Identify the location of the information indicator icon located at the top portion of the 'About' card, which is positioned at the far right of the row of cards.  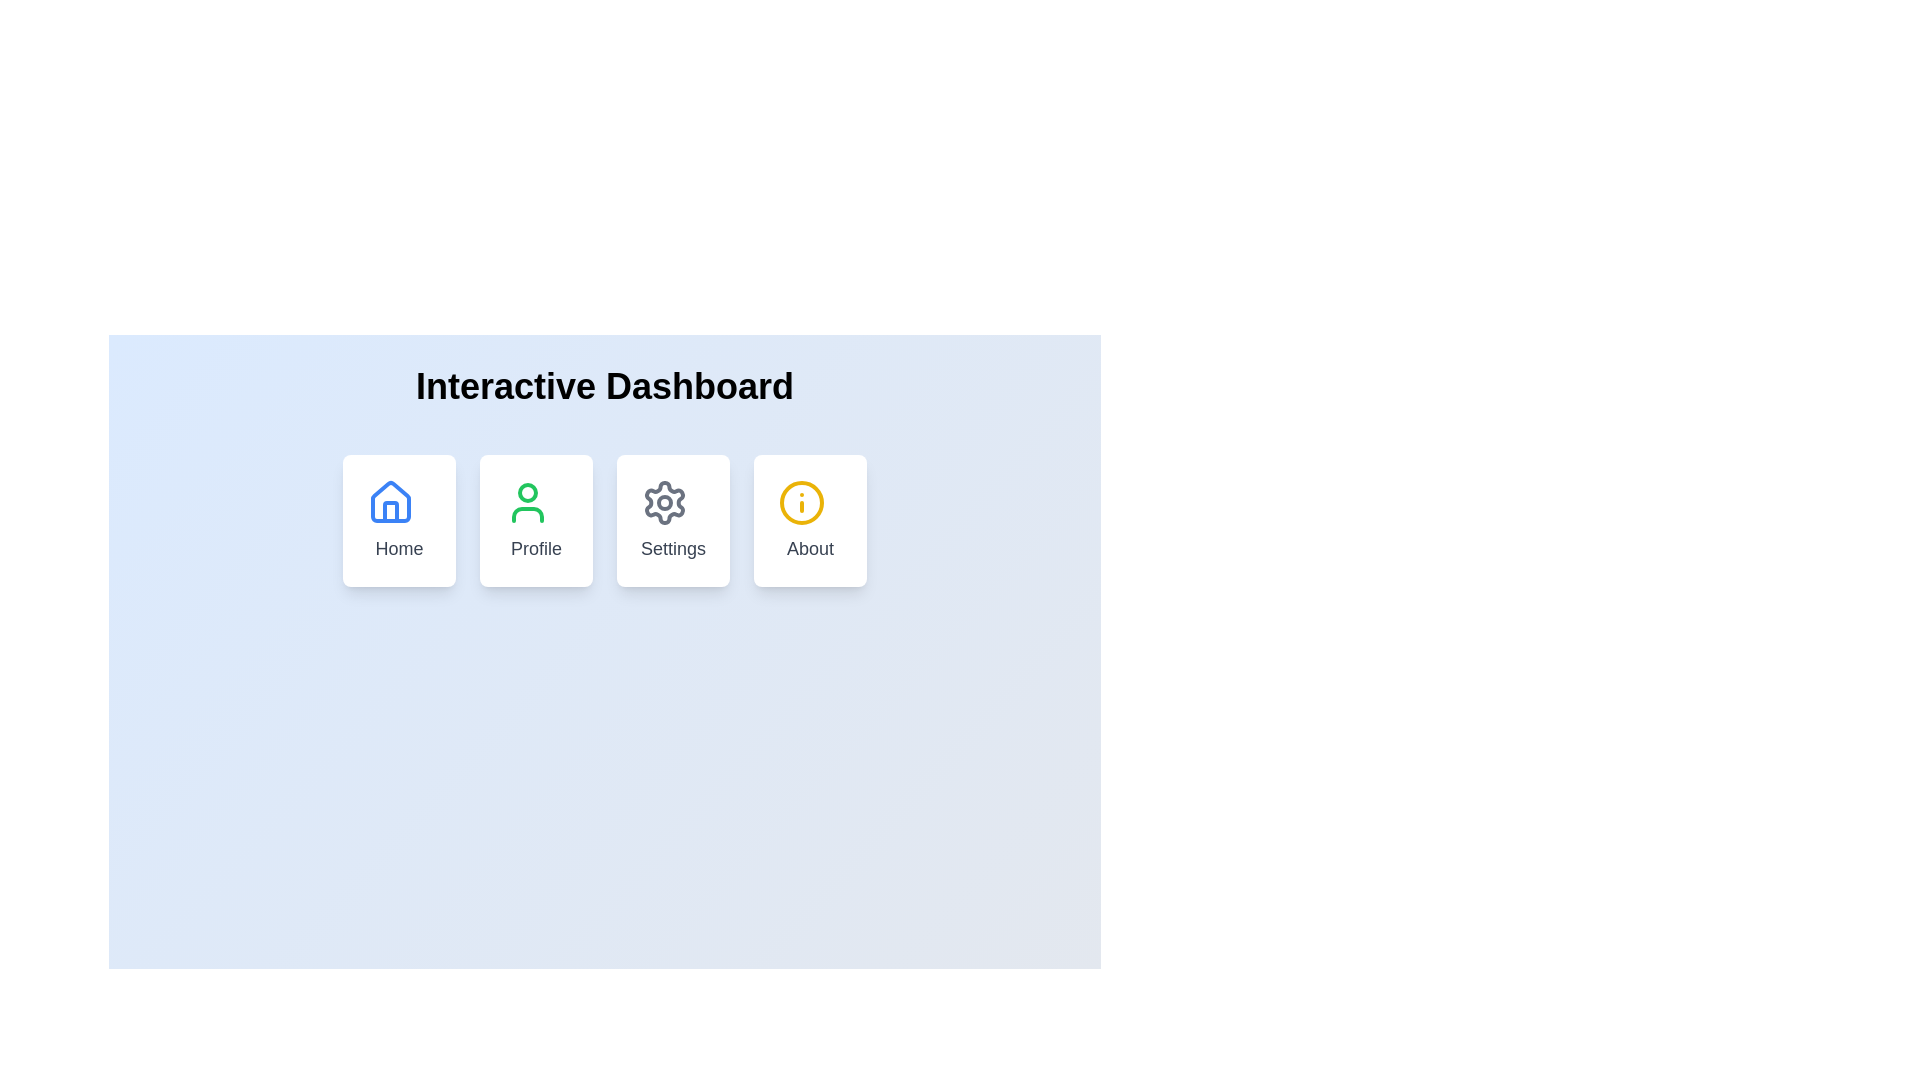
(801, 501).